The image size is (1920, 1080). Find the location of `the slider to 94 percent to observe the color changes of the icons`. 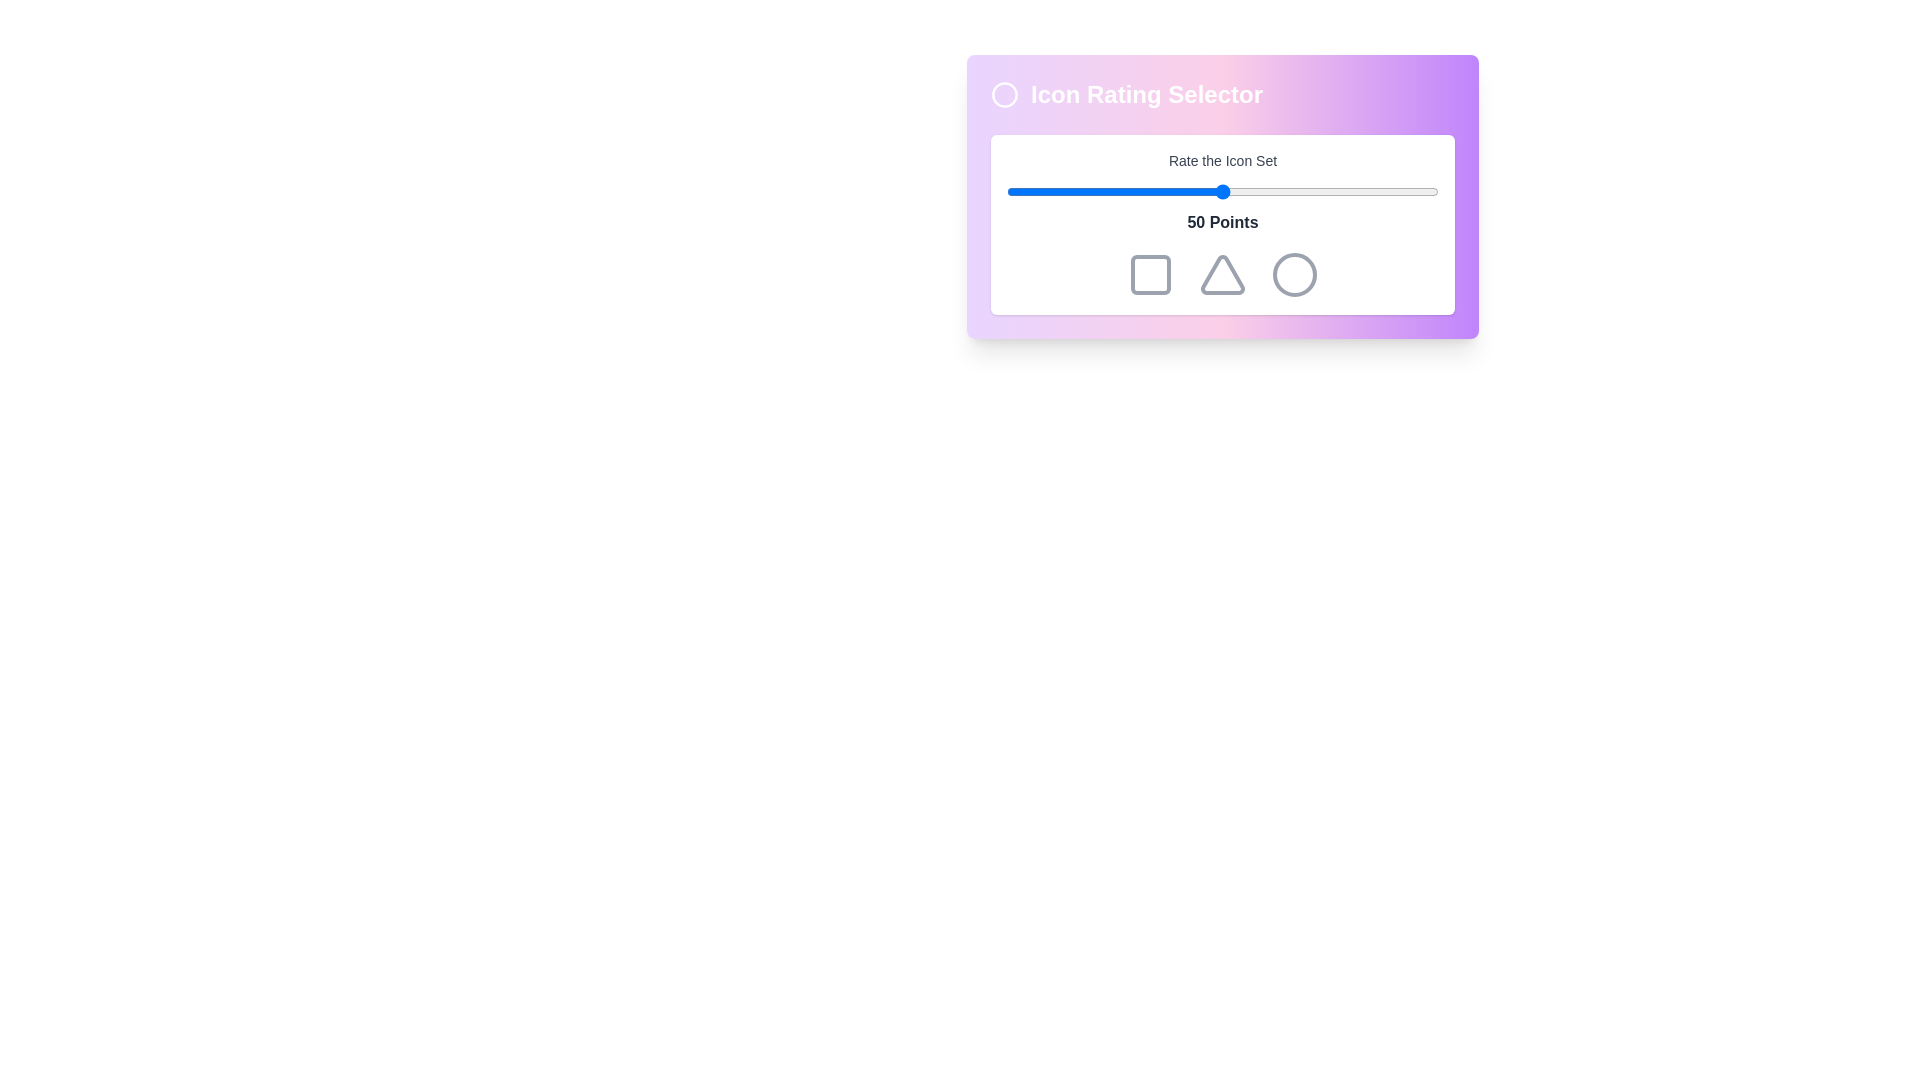

the slider to 94 percent to observe the color changes of the icons is located at coordinates (1412, 192).